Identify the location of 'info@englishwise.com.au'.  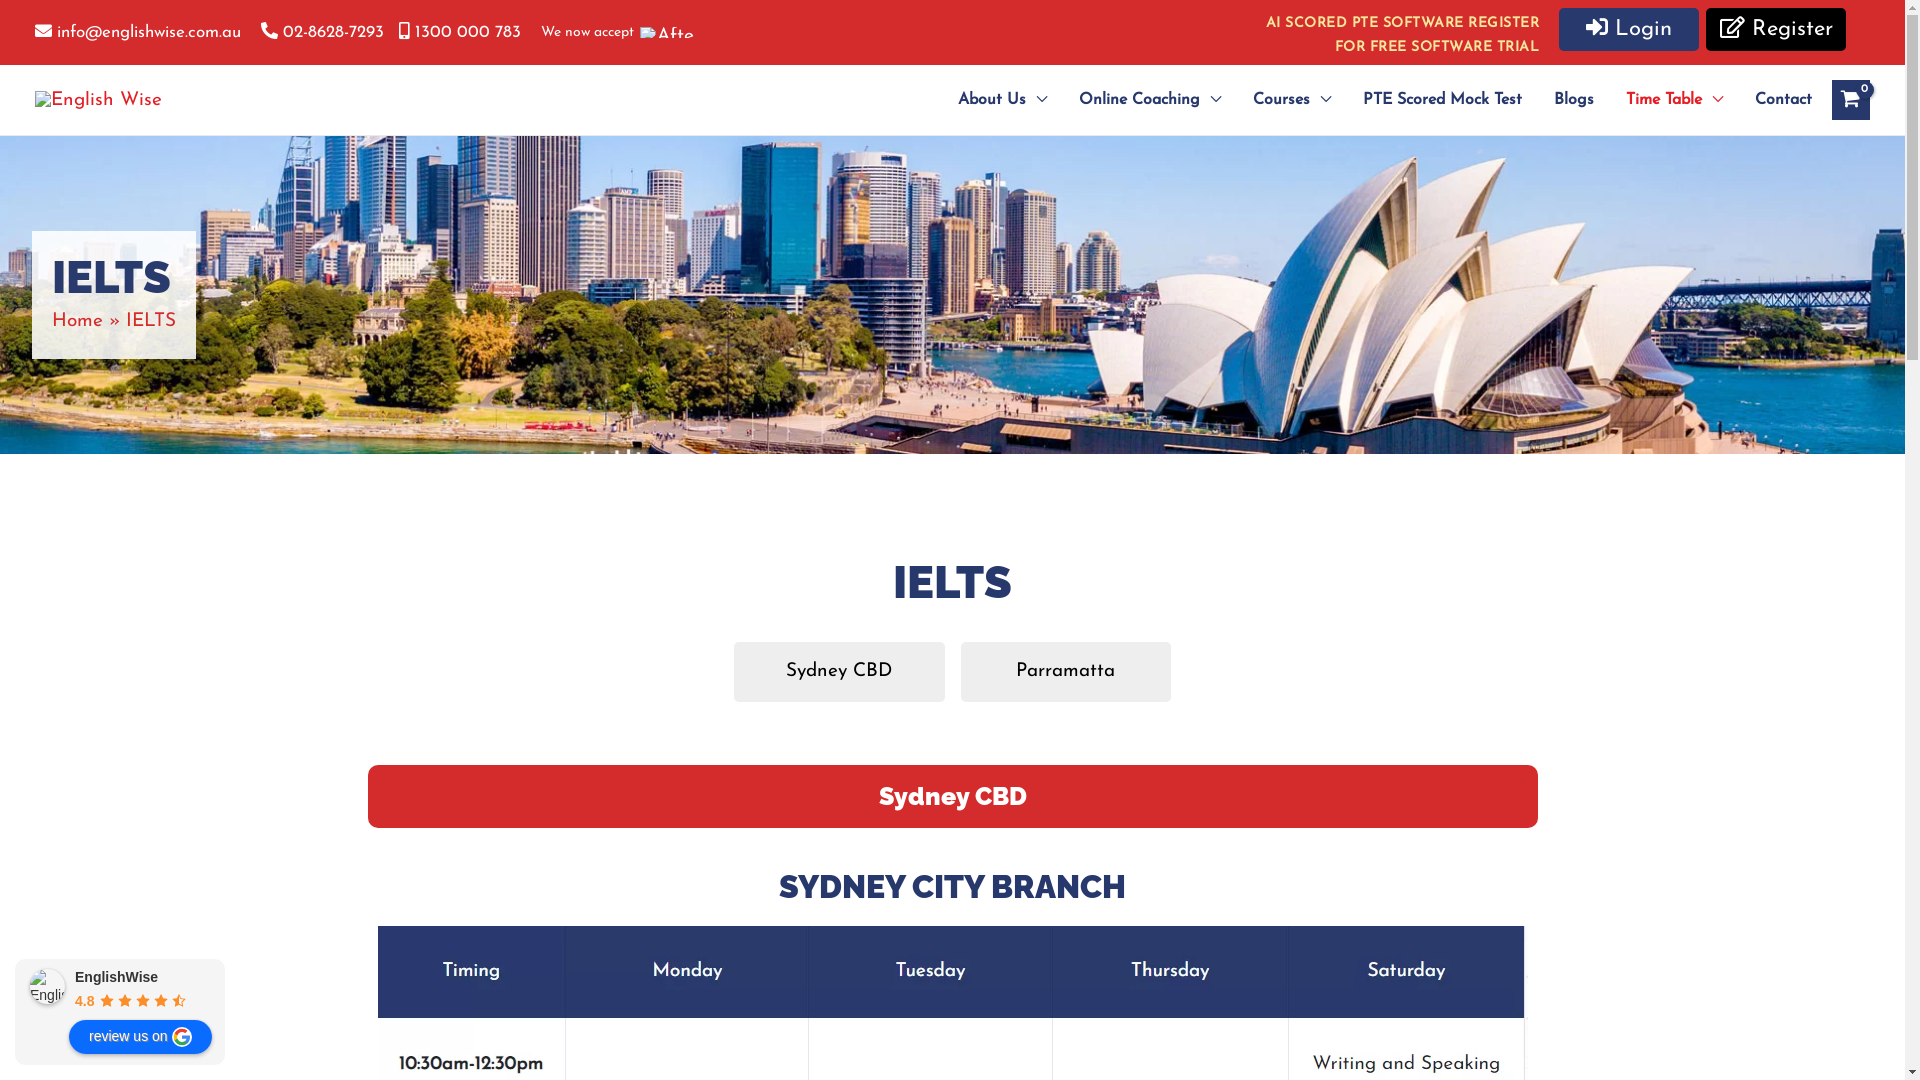
(34, 32).